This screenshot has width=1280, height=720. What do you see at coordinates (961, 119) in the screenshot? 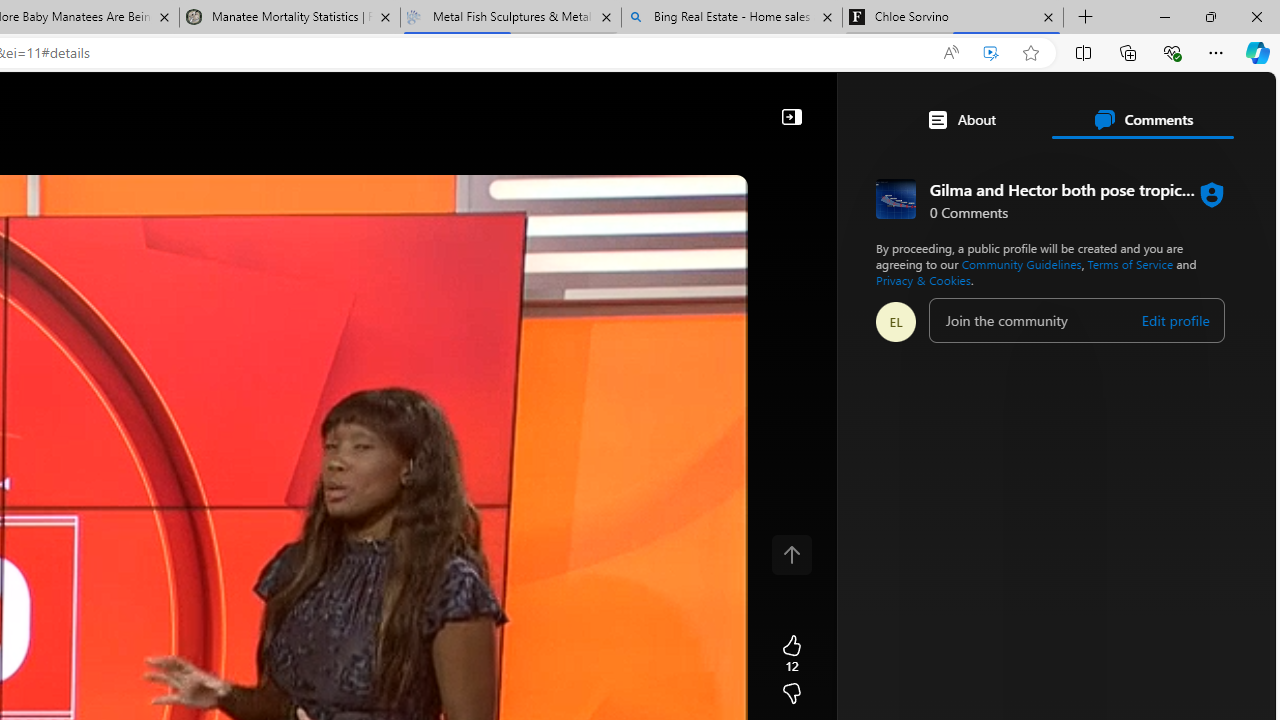
I see `'About'` at bounding box center [961, 119].